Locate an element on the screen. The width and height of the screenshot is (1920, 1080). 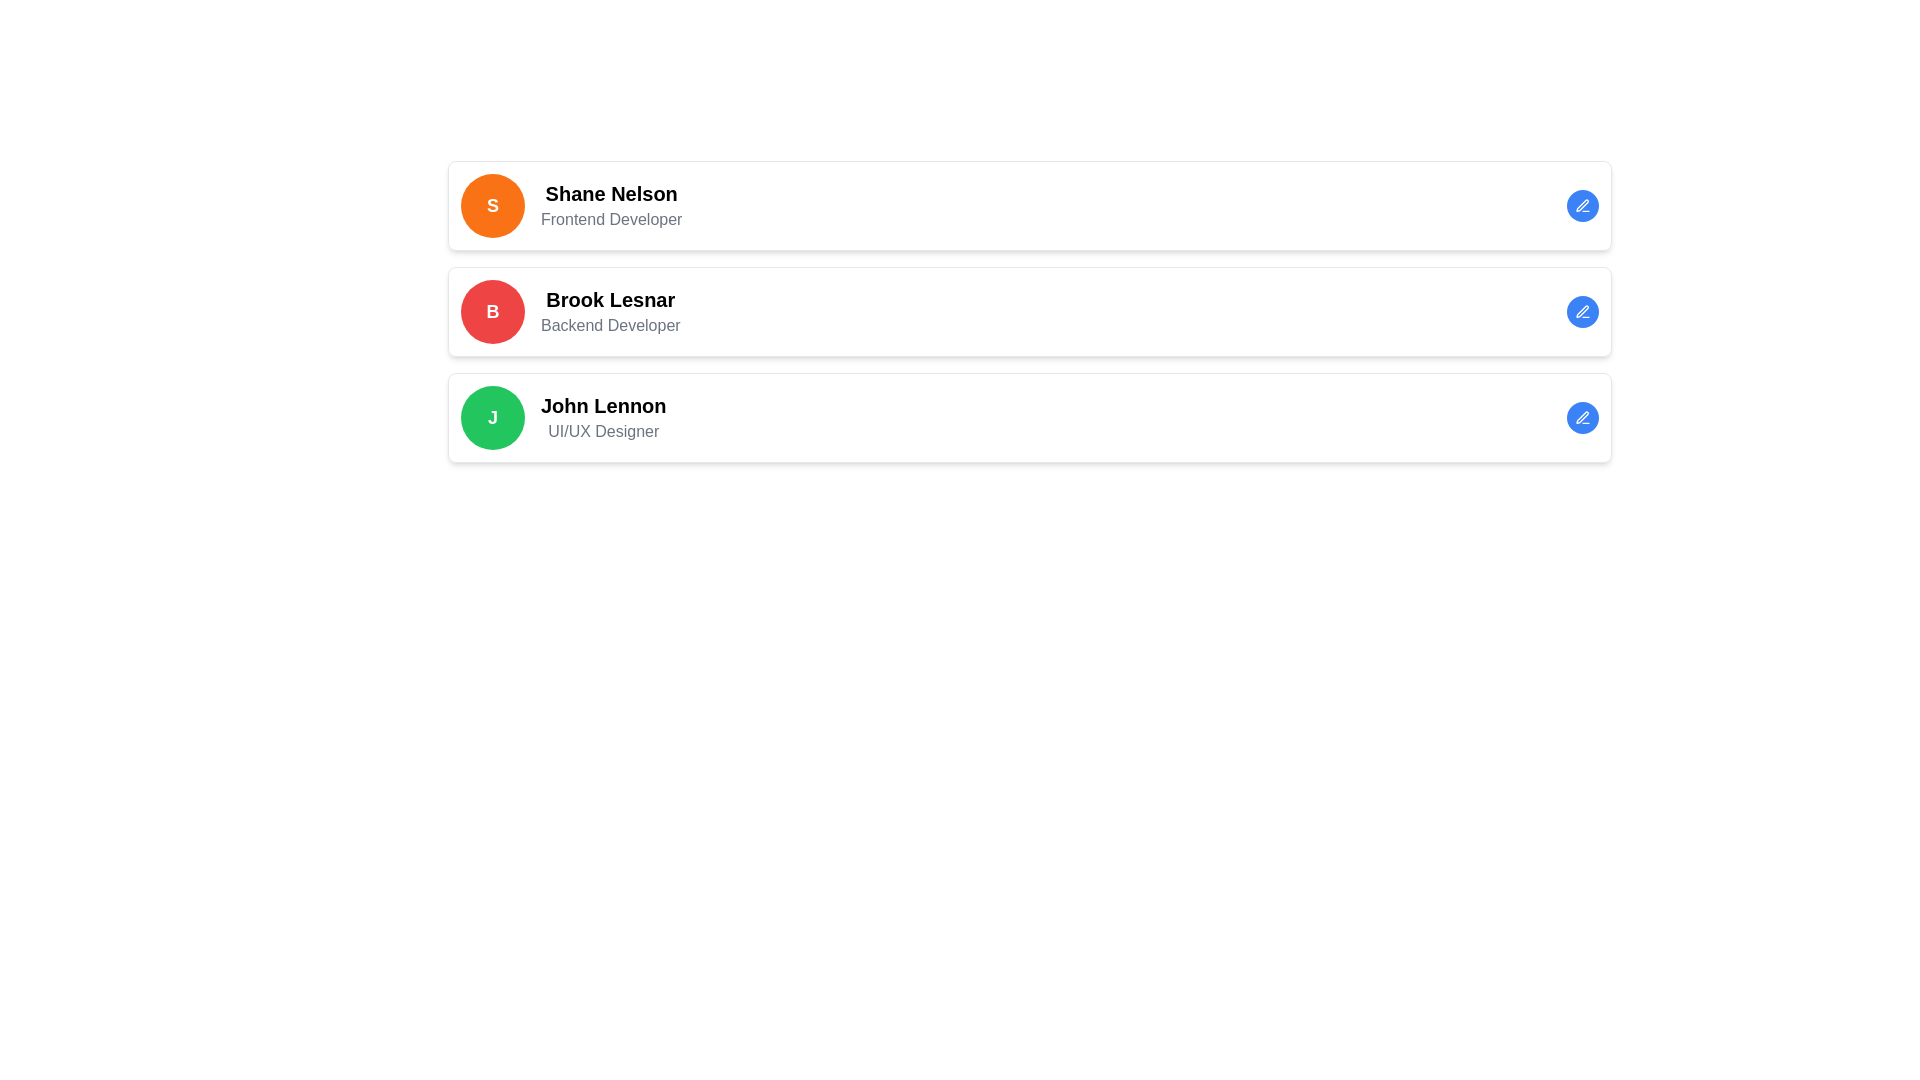
the edit icon located at the right end of the row associated with 'John Lennon', the third item in the list, to understand its symbolic meaning is located at coordinates (1582, 312).